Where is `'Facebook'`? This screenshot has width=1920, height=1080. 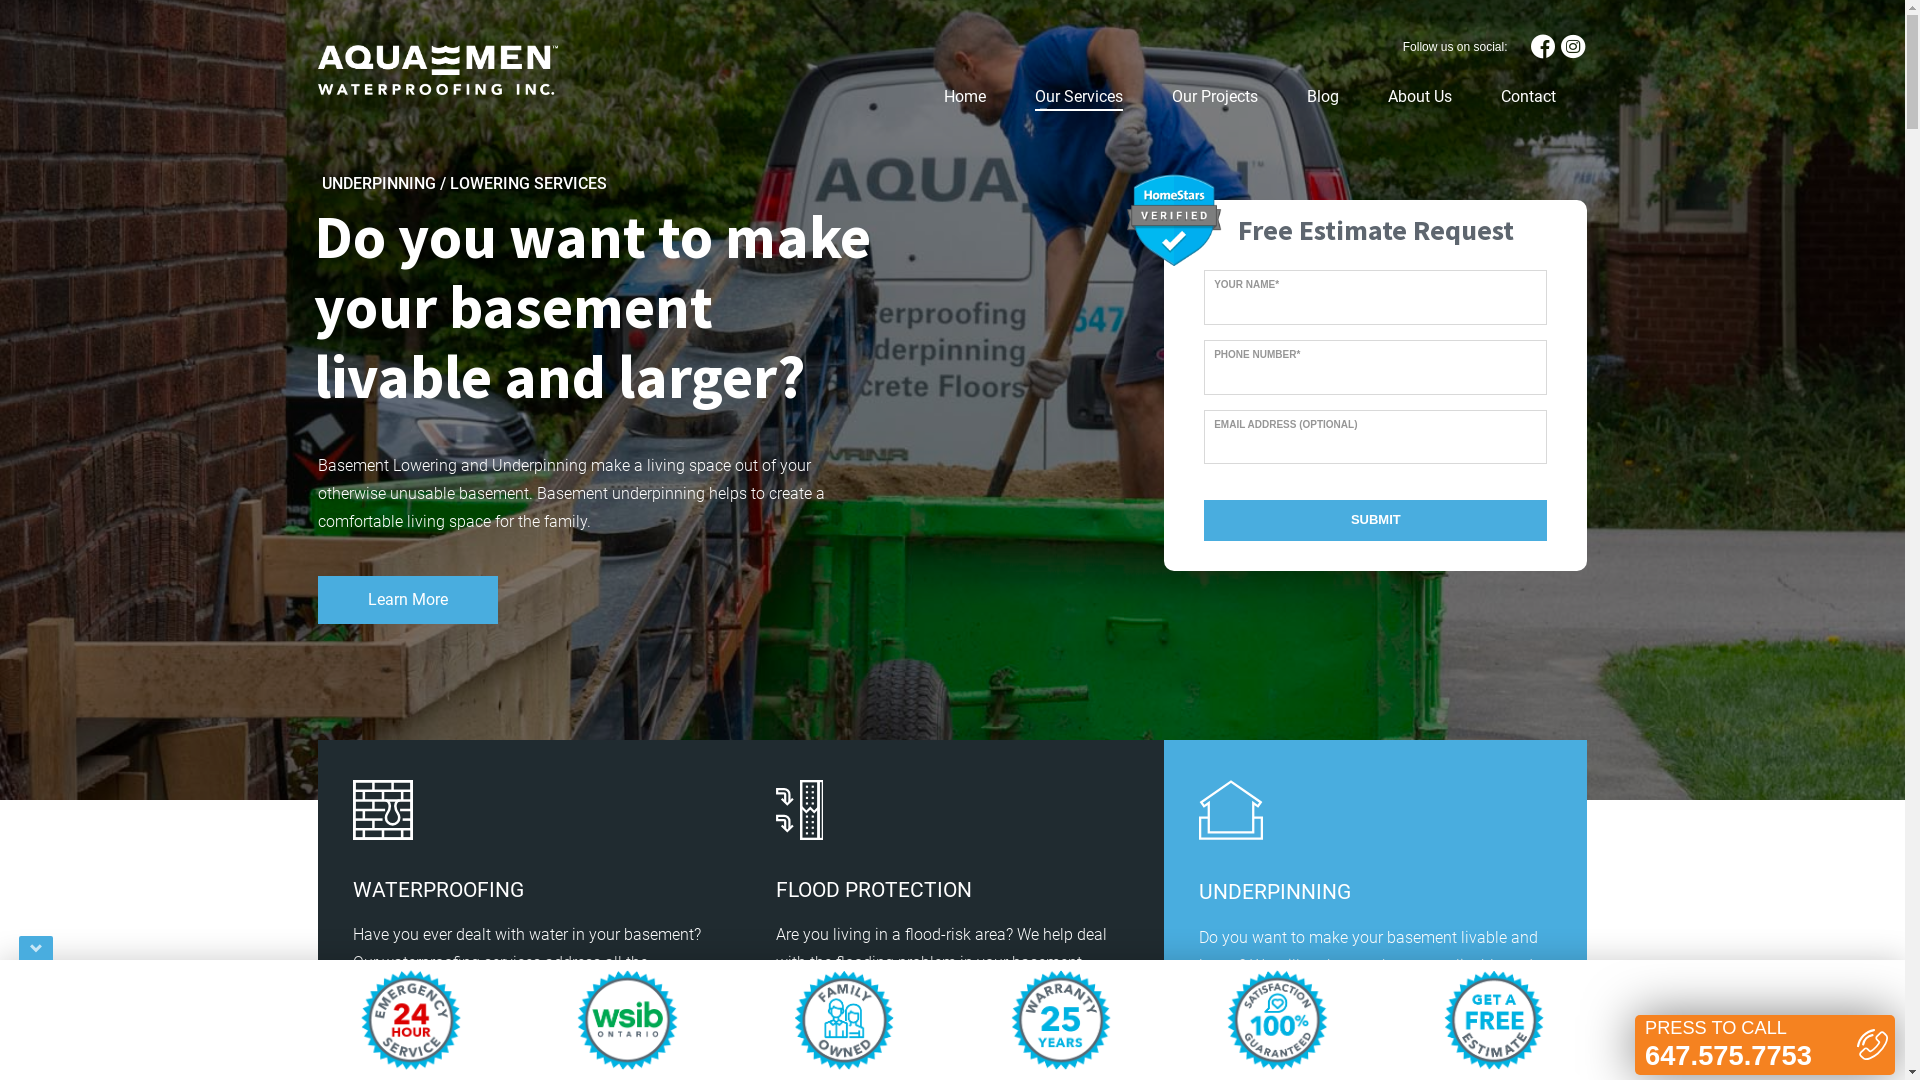
'Facebook' is located at coordinates (1541, 45).